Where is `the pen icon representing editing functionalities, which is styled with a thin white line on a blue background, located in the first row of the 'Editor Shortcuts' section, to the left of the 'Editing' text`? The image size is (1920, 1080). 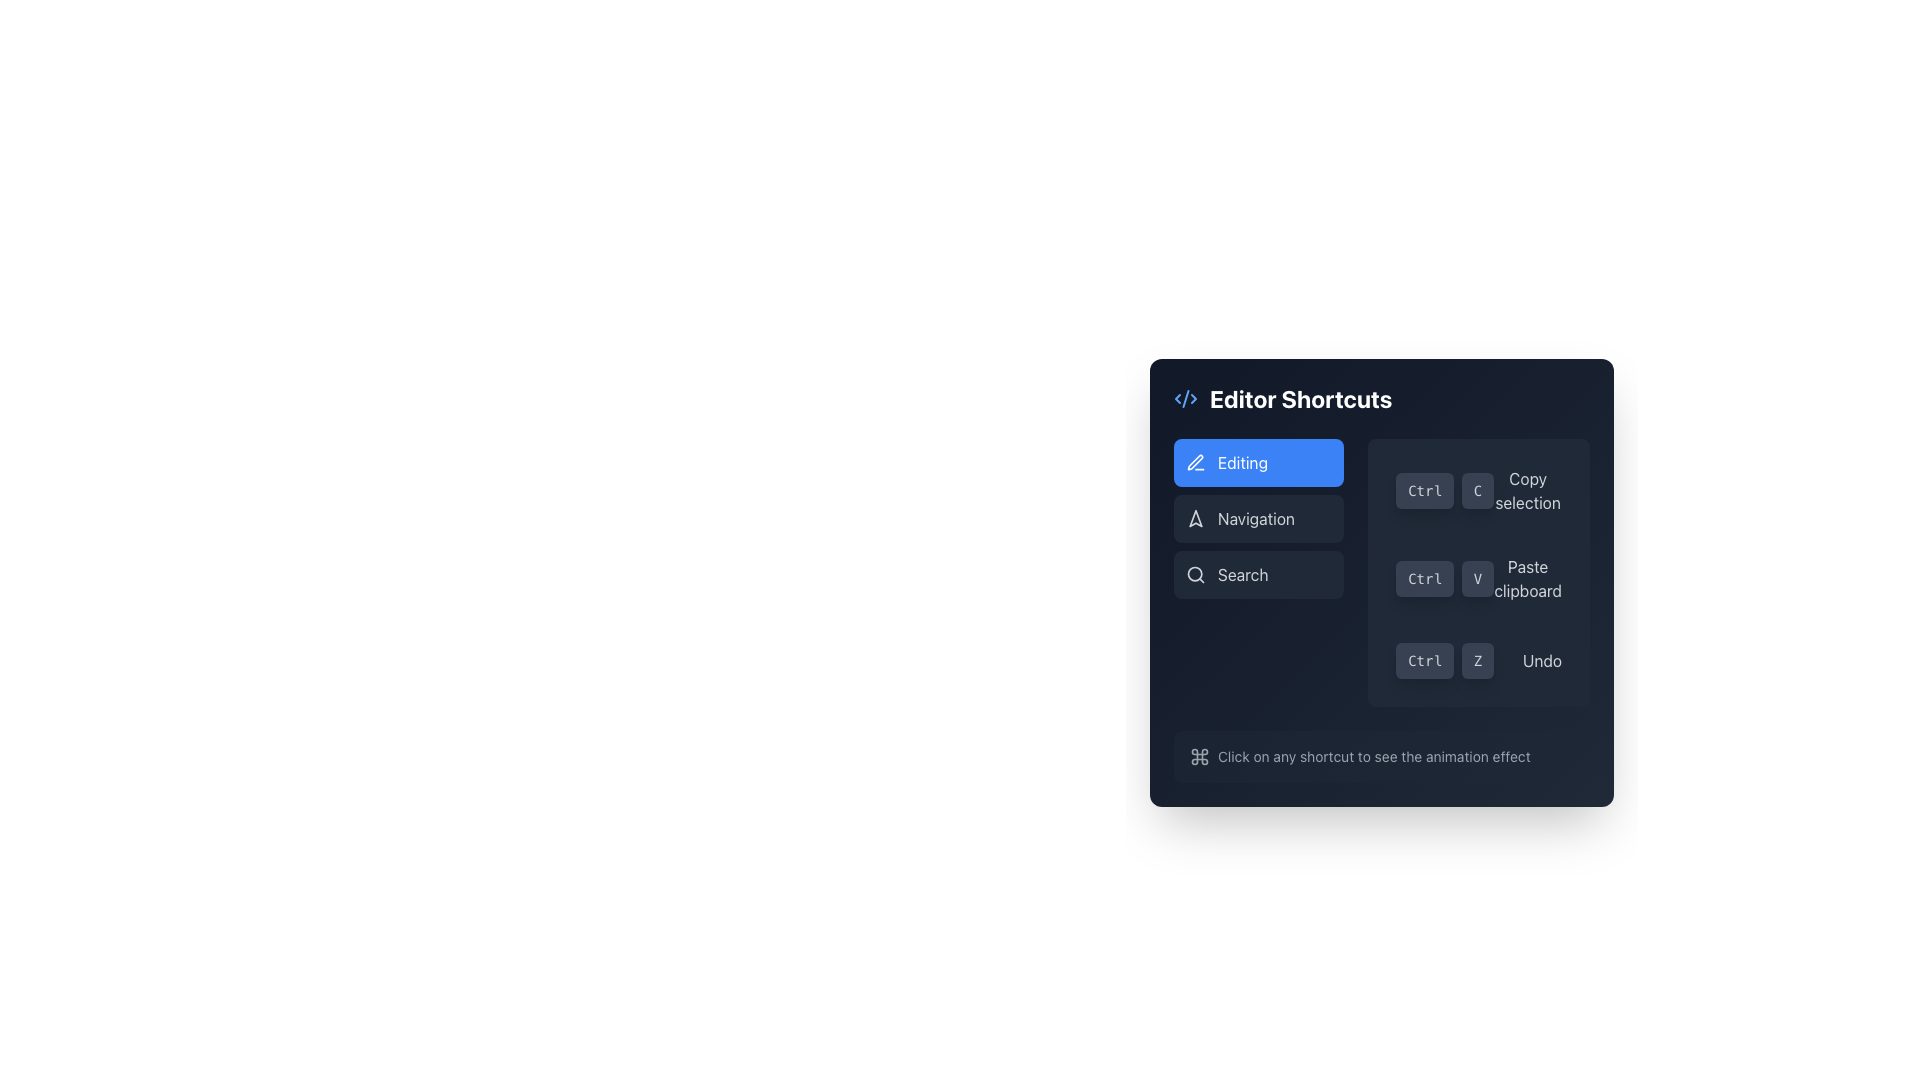
the pen icon representing editing functionalities, which is styled with a thin white line on a blue background, located in the first row of the 'Editor Shortcuts' section, to the left of the 'Editing' text is located at coordinates (1195, 462).